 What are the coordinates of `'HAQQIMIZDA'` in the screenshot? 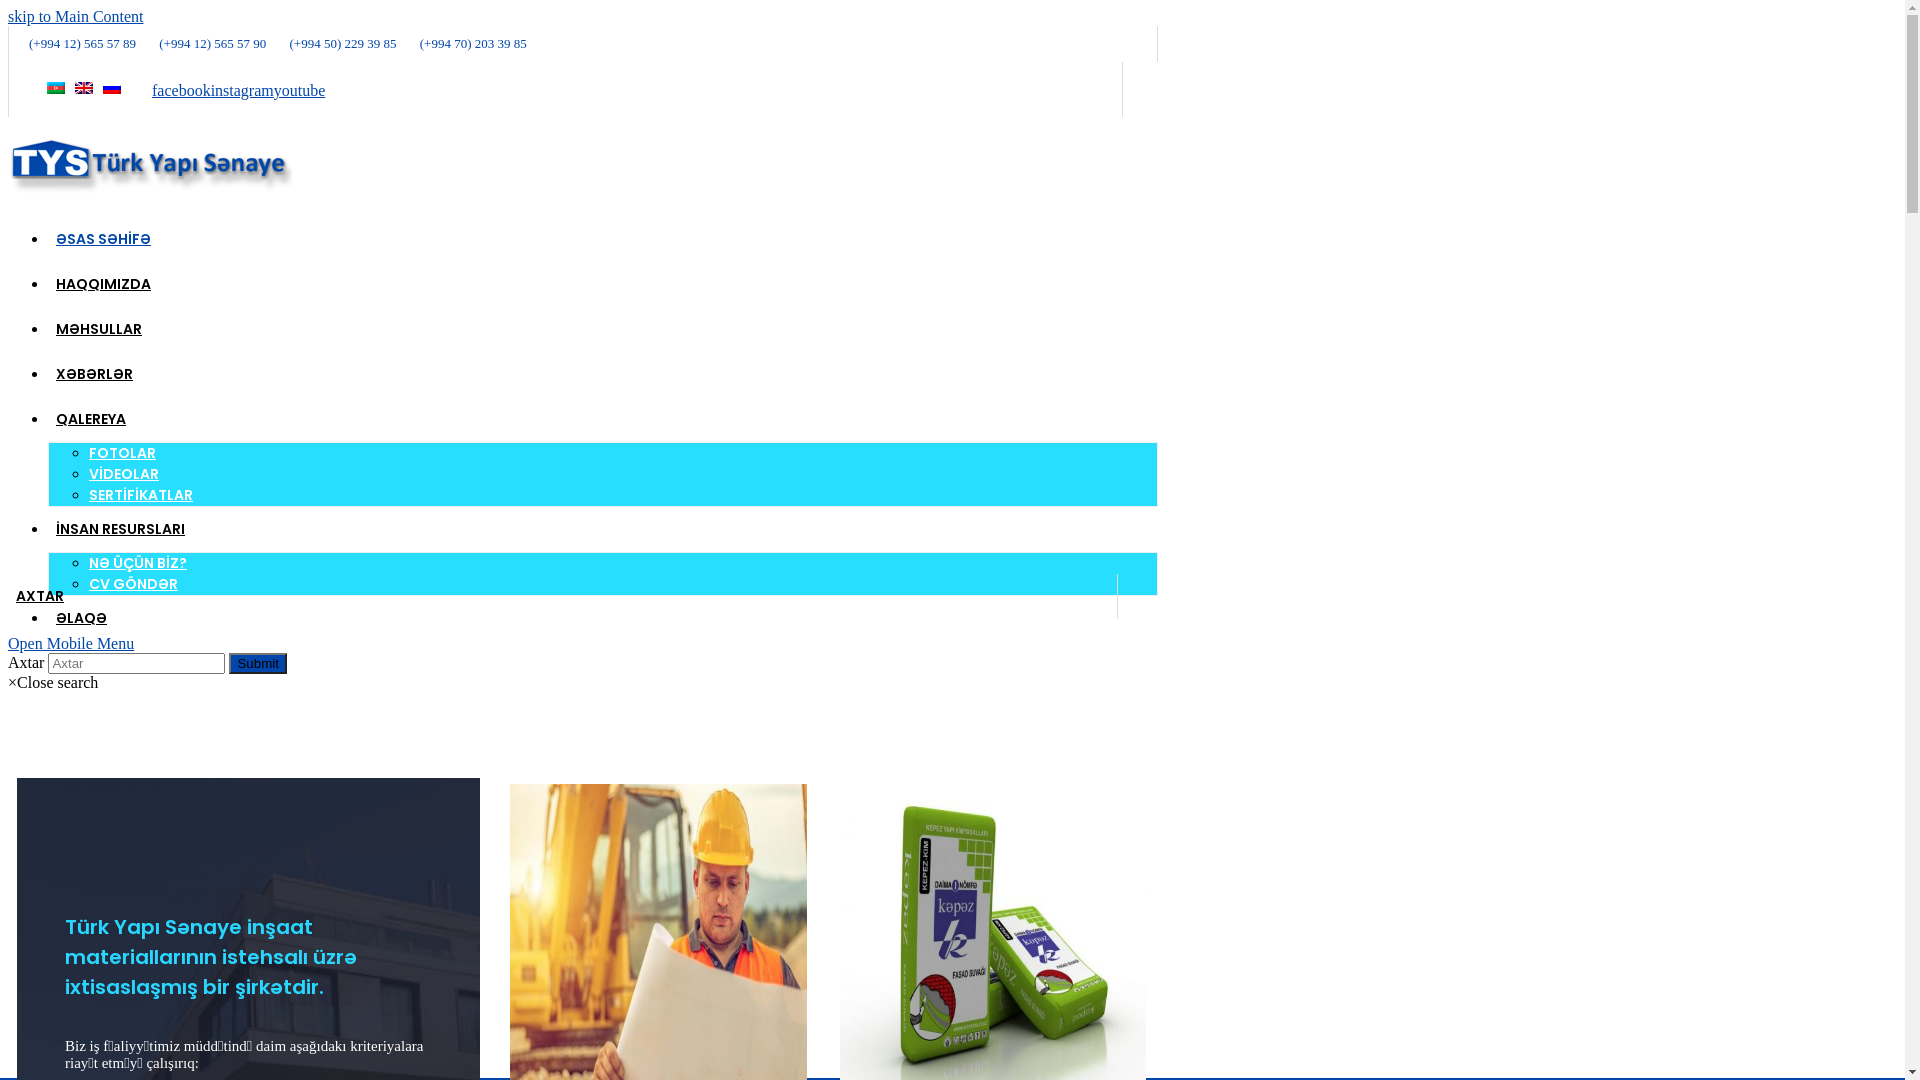 It's located at (102, 284).